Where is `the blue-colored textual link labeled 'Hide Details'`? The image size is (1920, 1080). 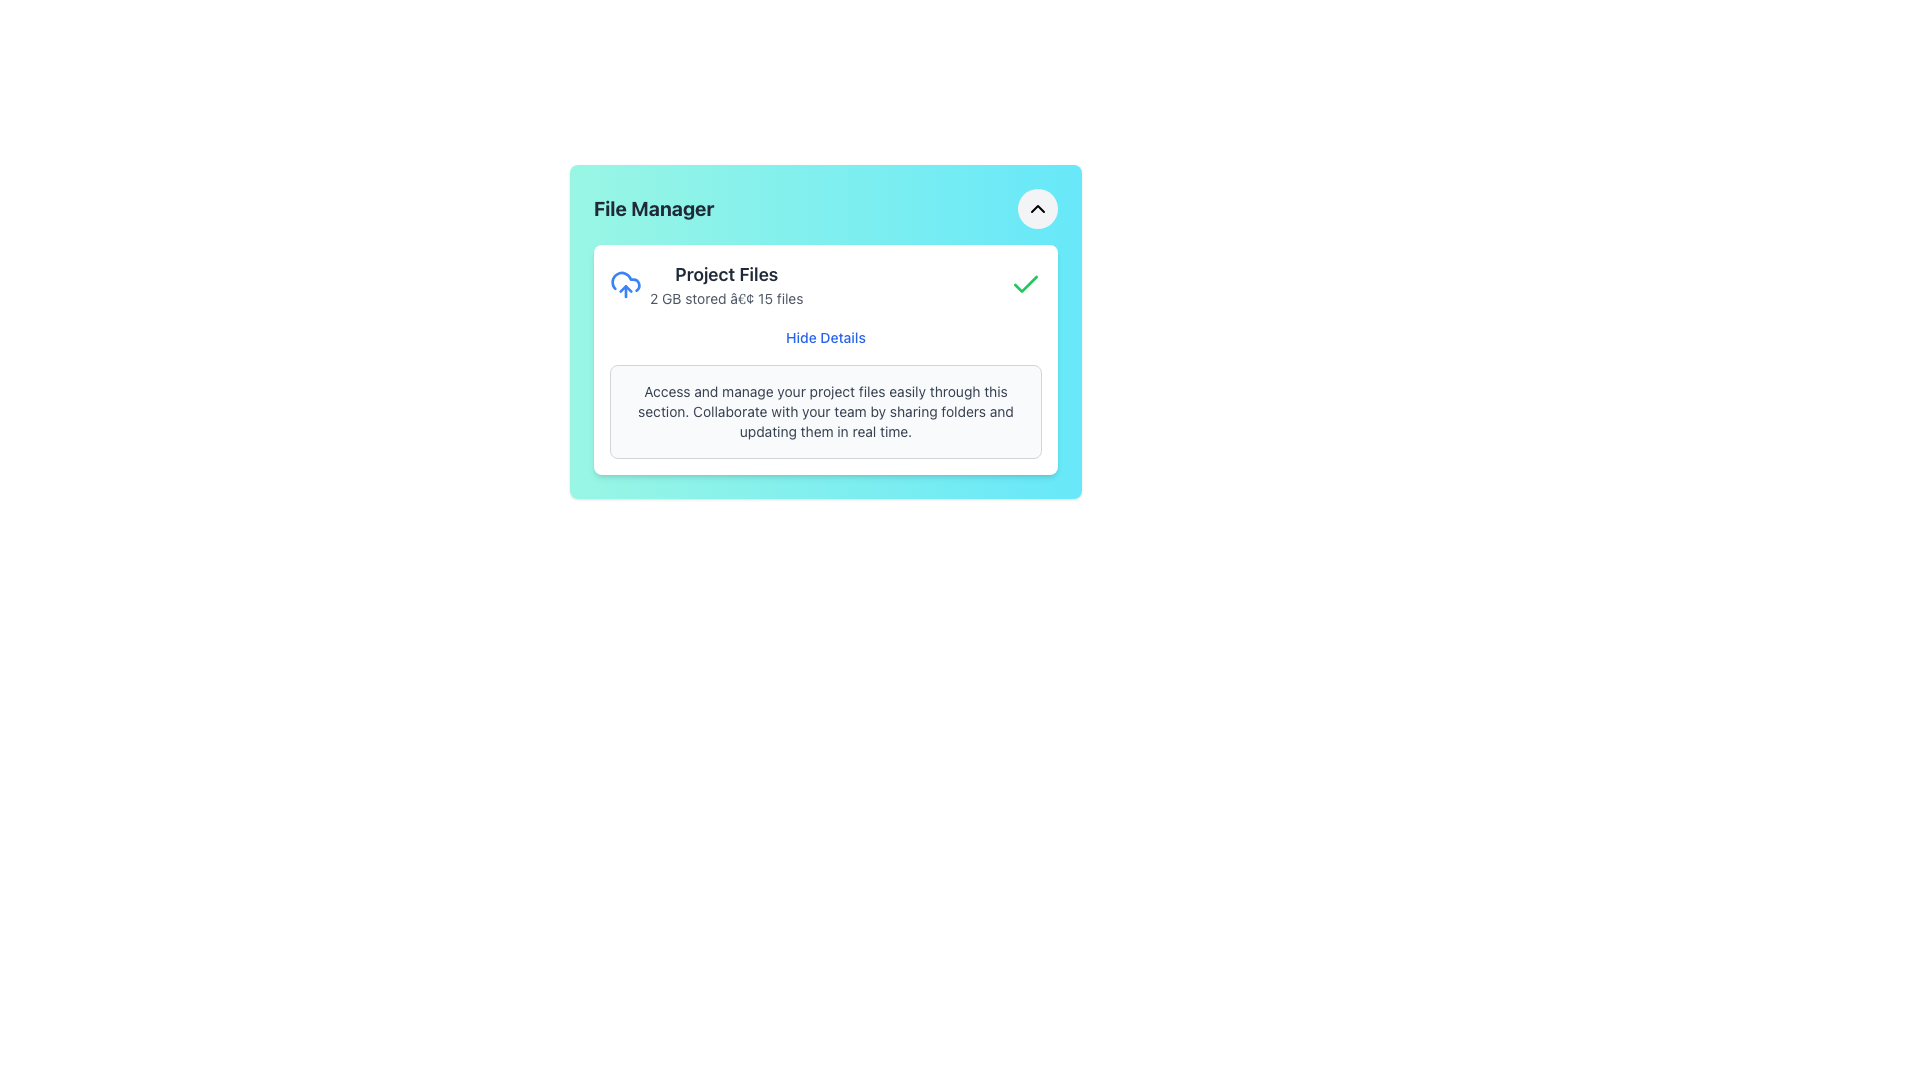
the blue-colored textual link labeled 'Hide Details' is located at coordinates (825, 337).